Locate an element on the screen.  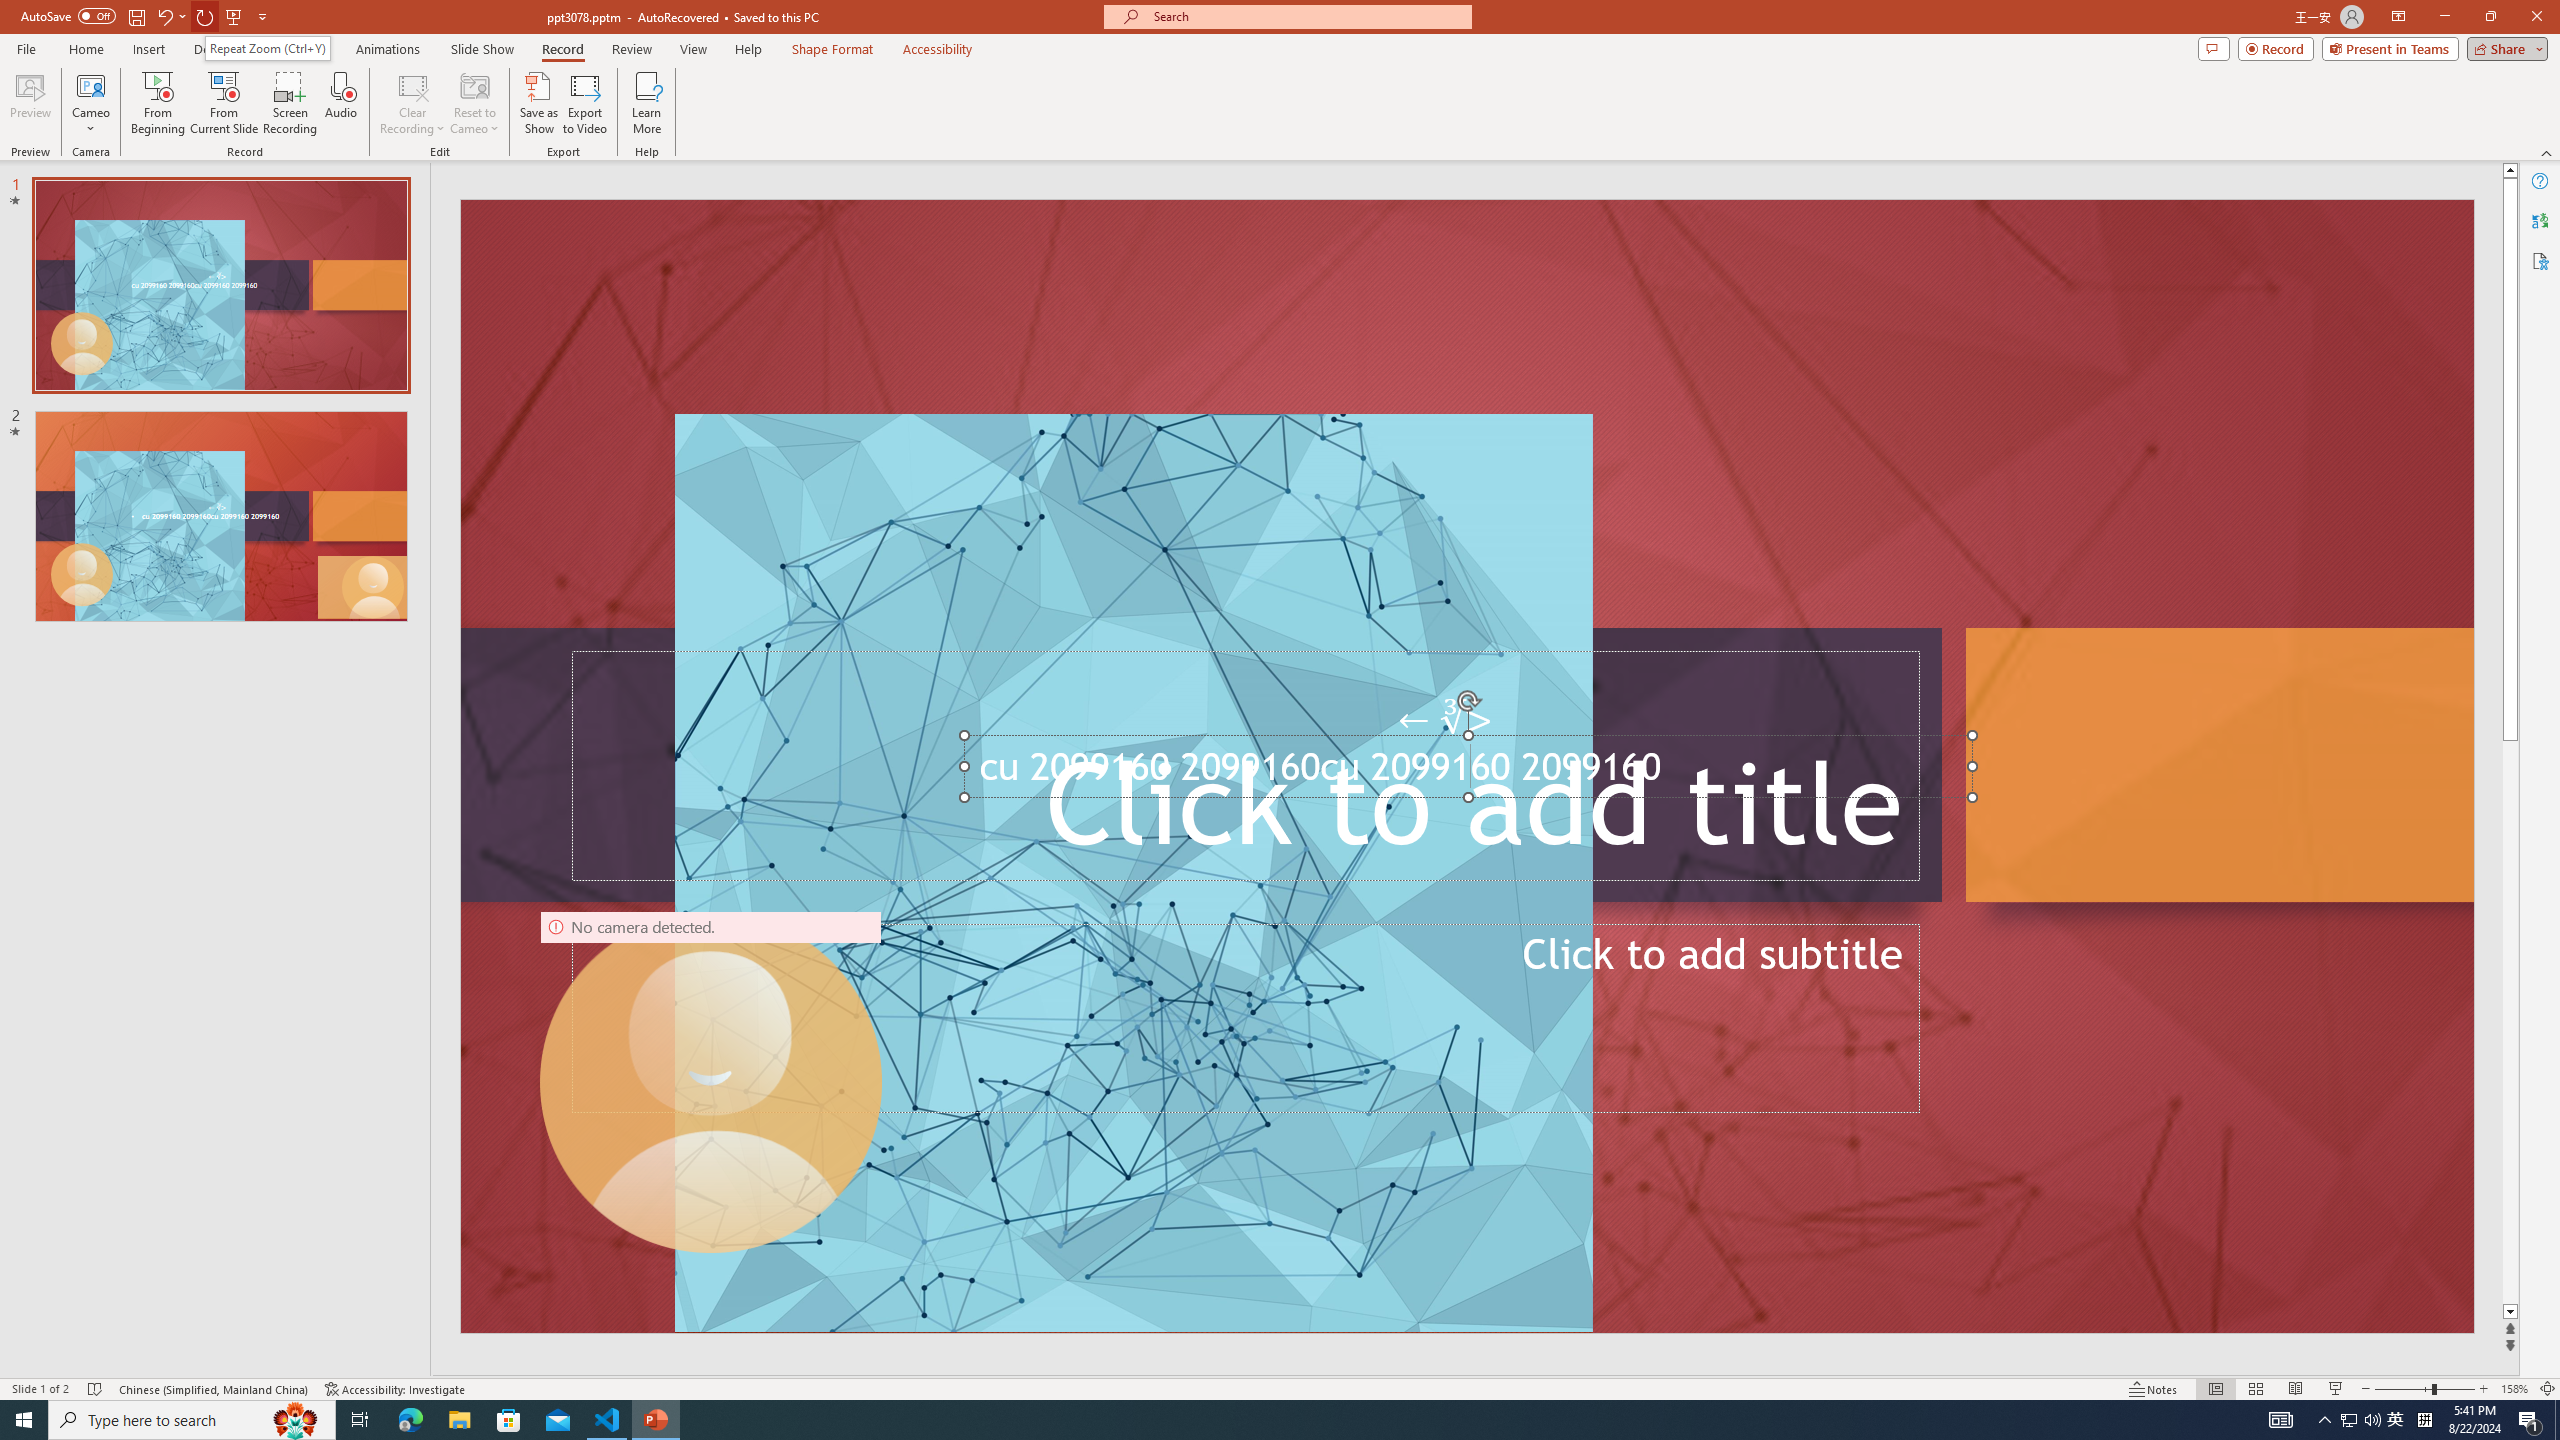
'TextBox 7' is located at coordinates (1446, 720).